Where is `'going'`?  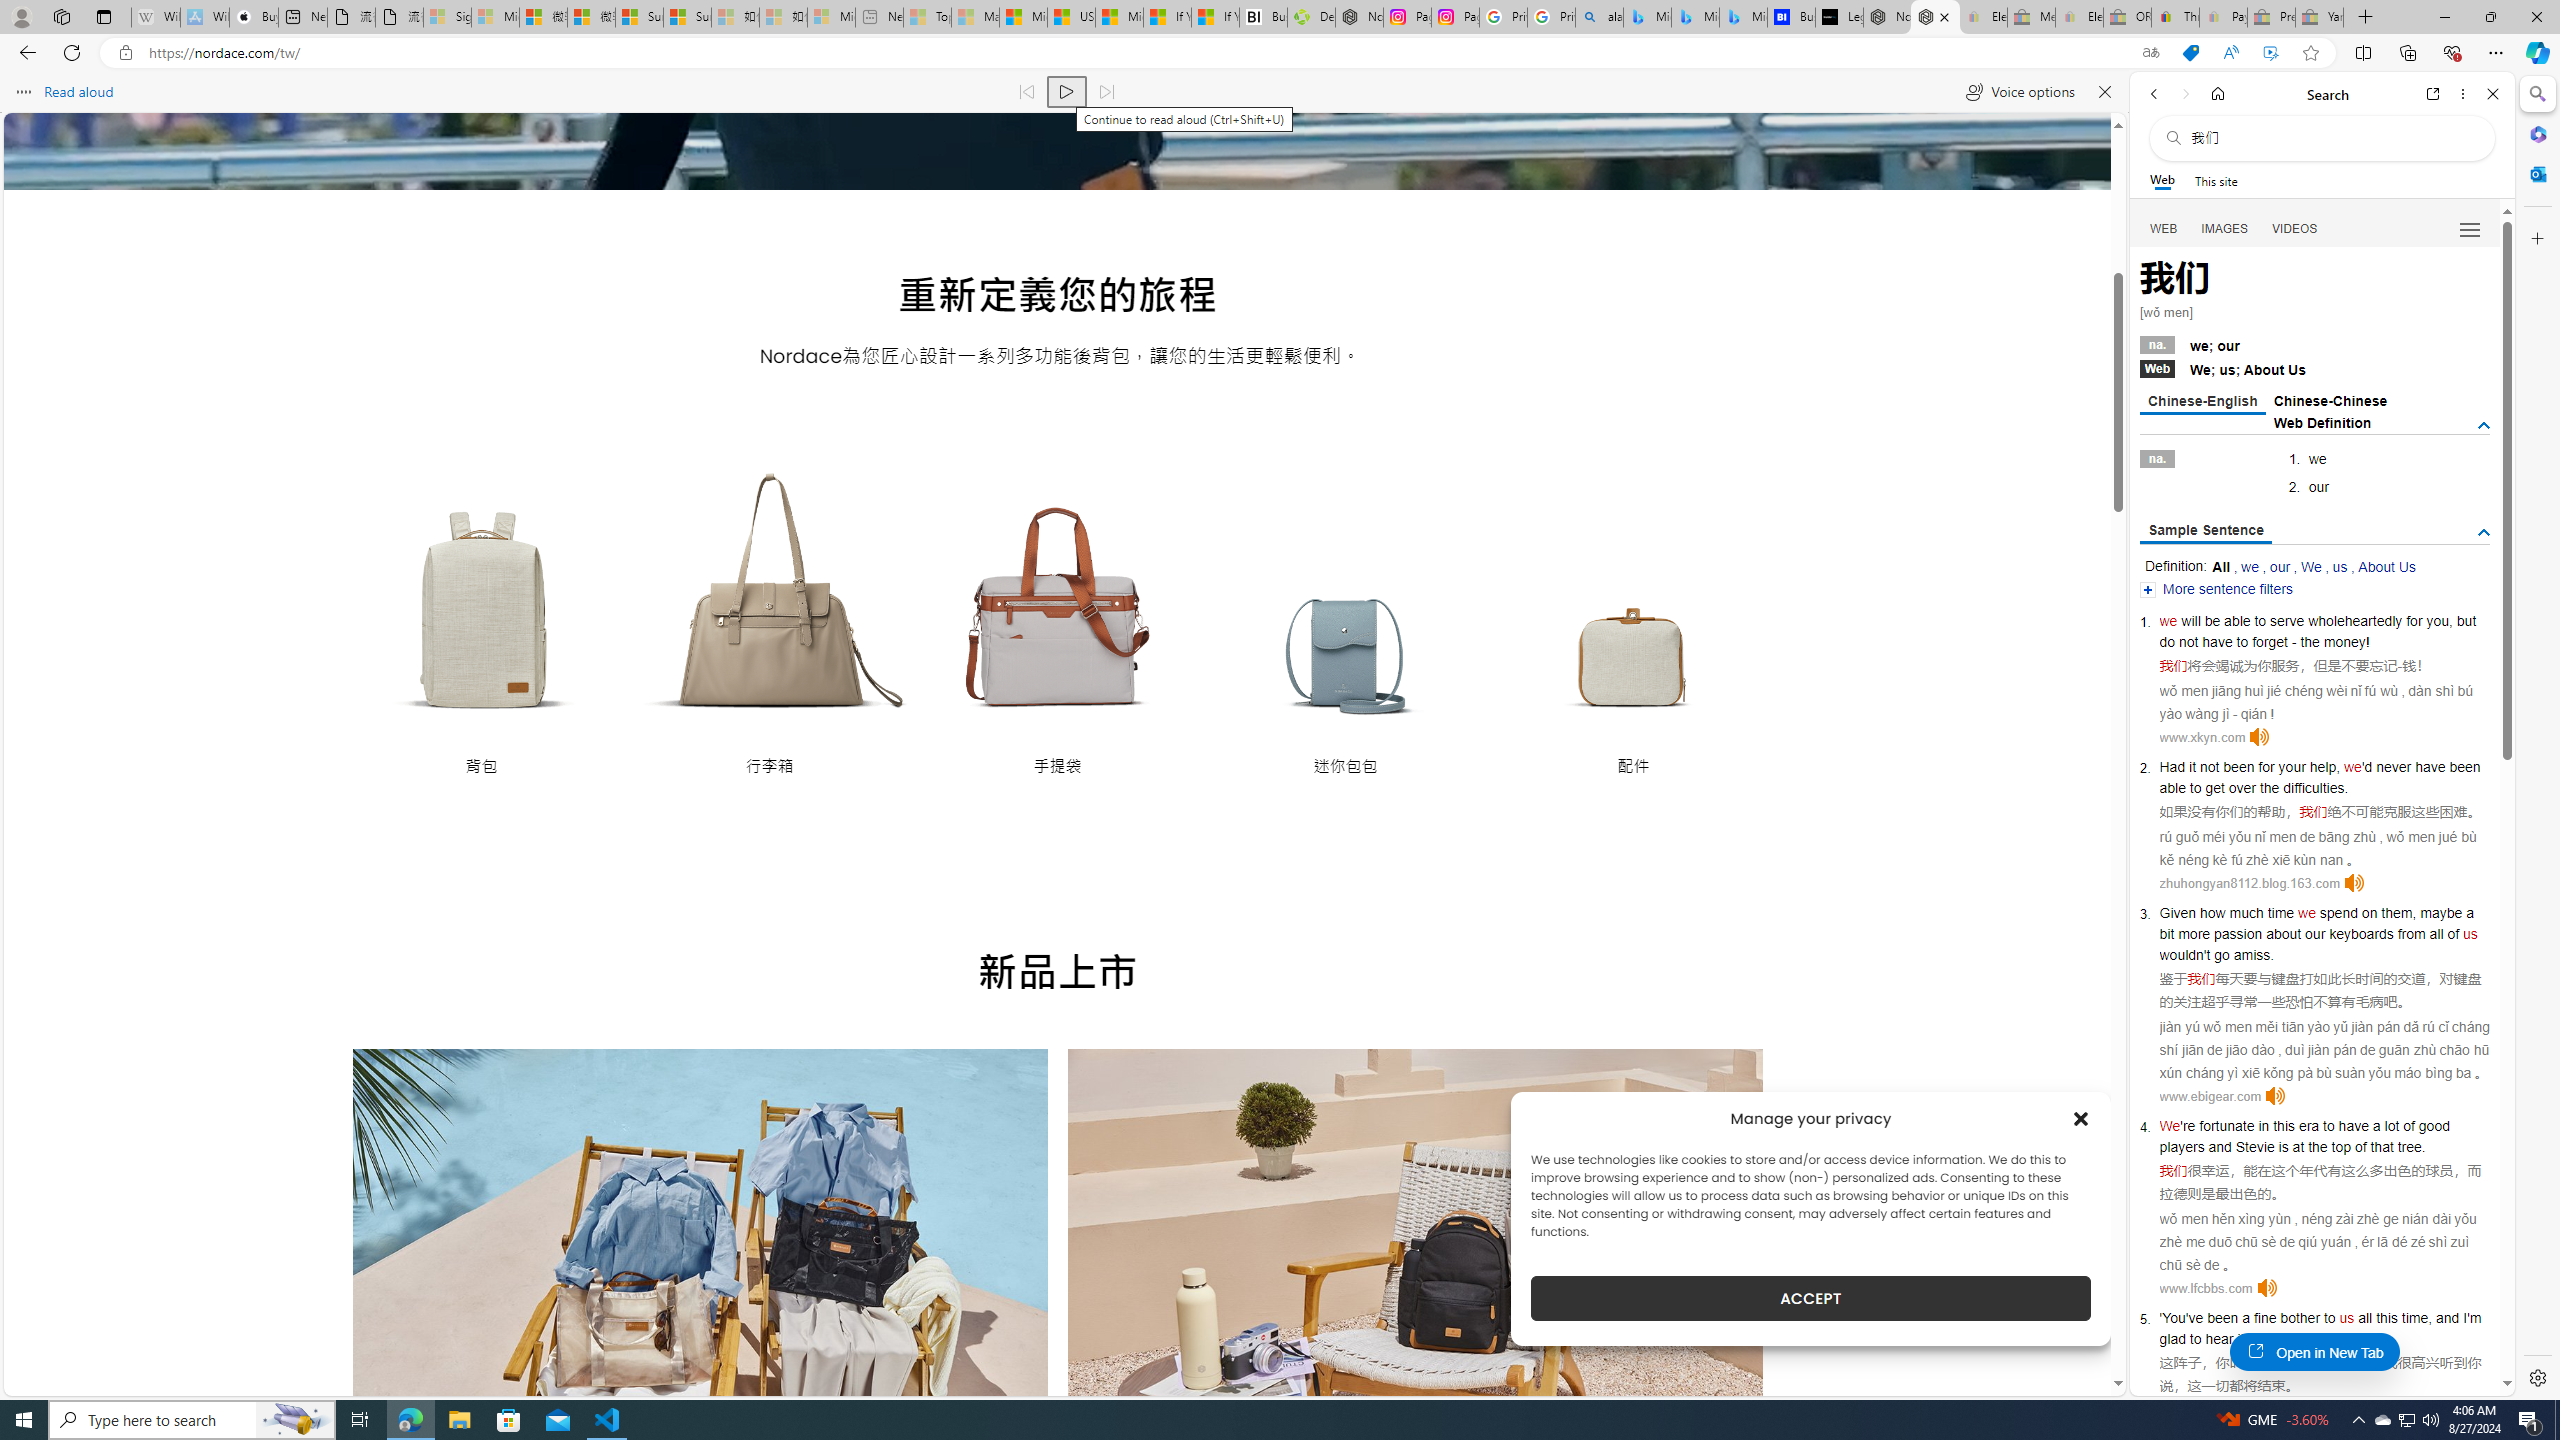
'going' is located at coordinates (2274, 1337).